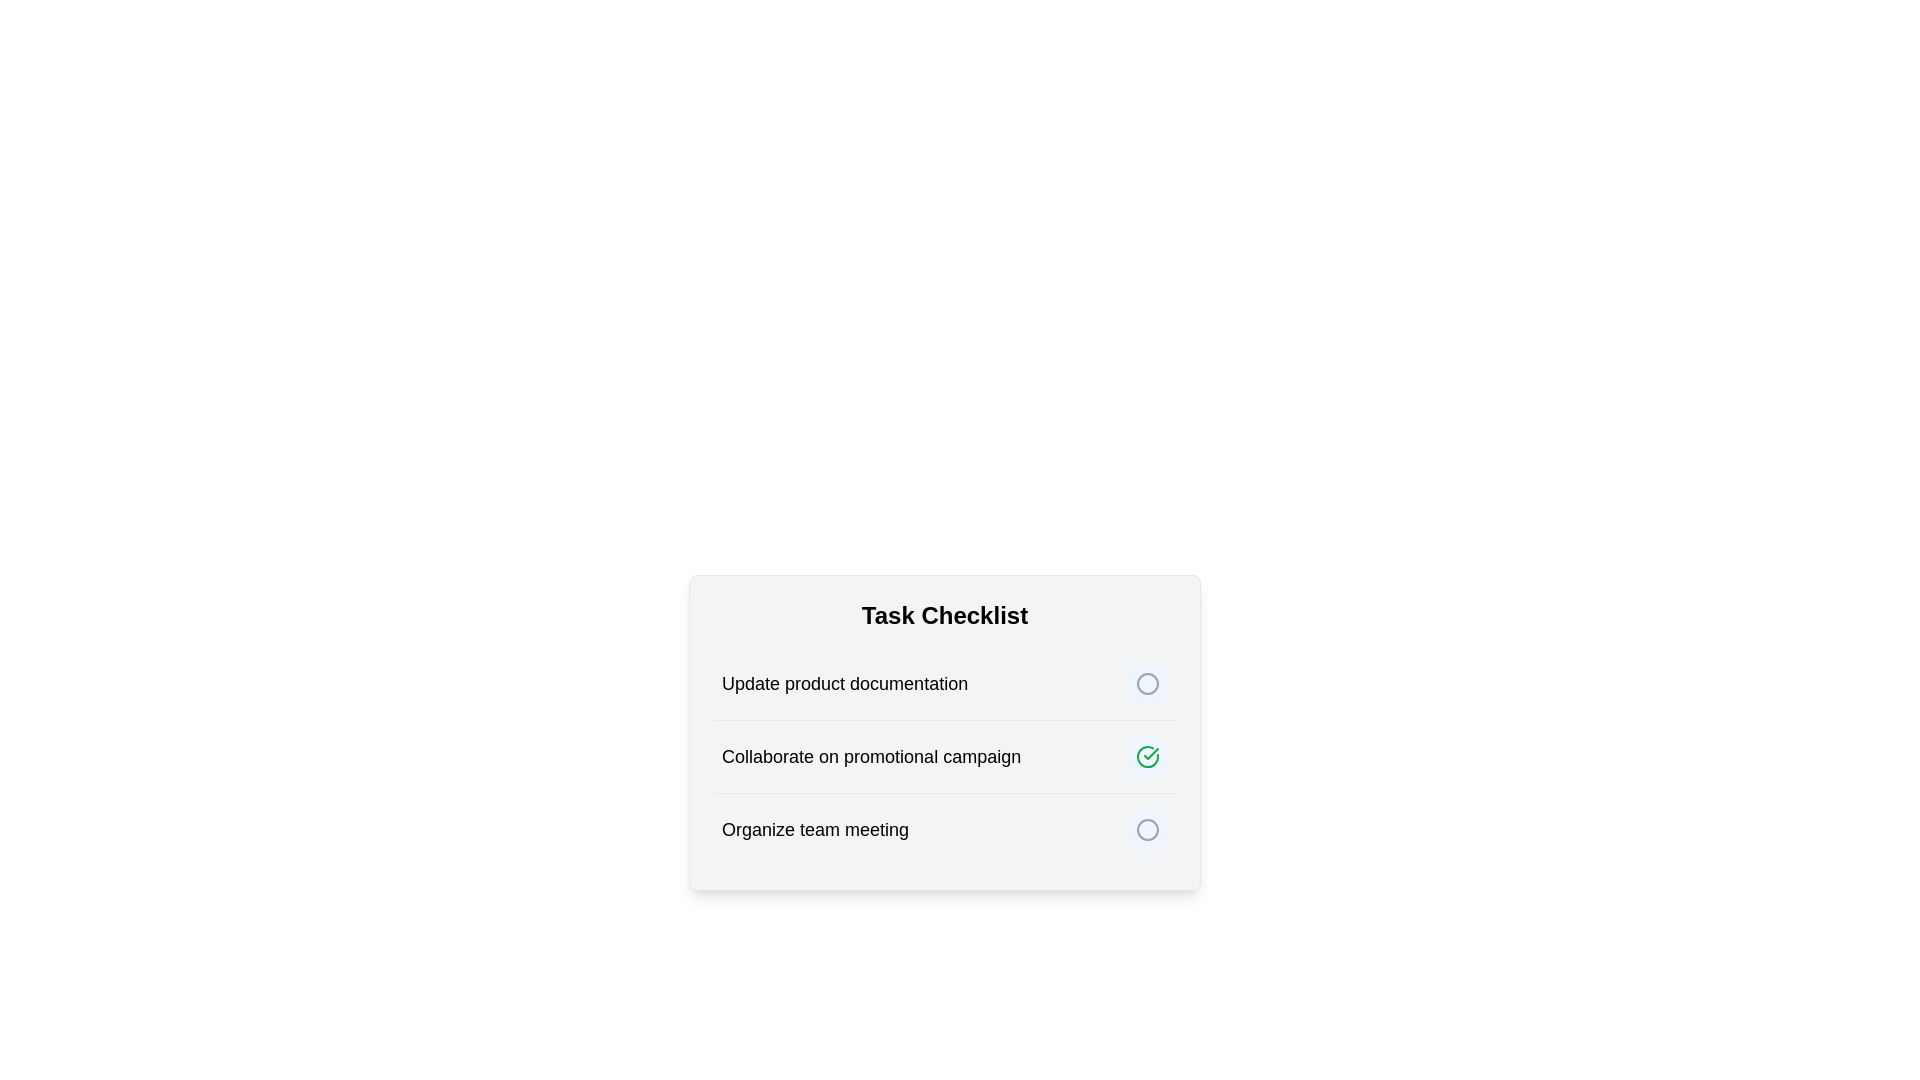 The image size is (1920, 1080). What do you see at coordinates (1147, 682) in the screenshot?
I see `the circle icon in the 'Task Checklist' to mark the 'Update product documentation' task as complete` at bounding box center [1147, 682].